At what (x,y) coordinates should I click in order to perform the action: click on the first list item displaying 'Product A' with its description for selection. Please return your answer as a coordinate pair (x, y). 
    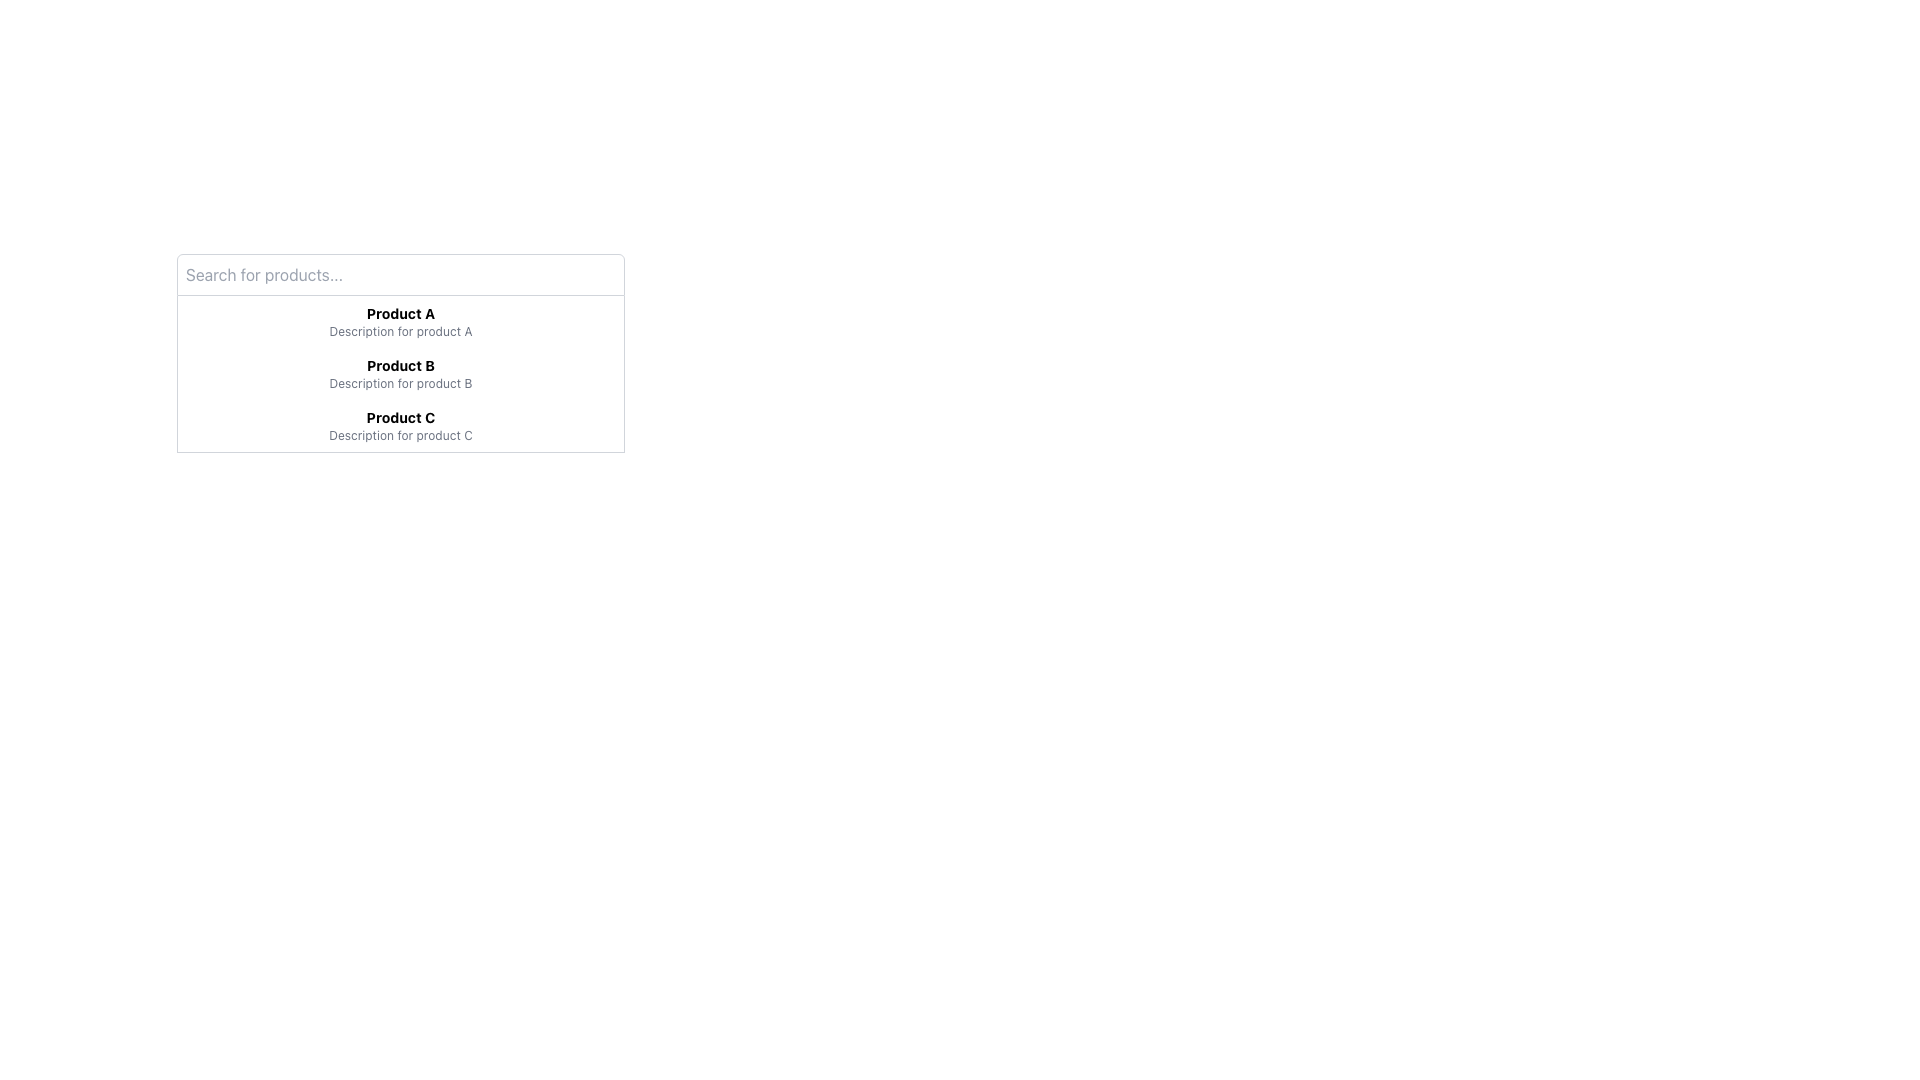
    Looking at the image, I should click on (400, 320).